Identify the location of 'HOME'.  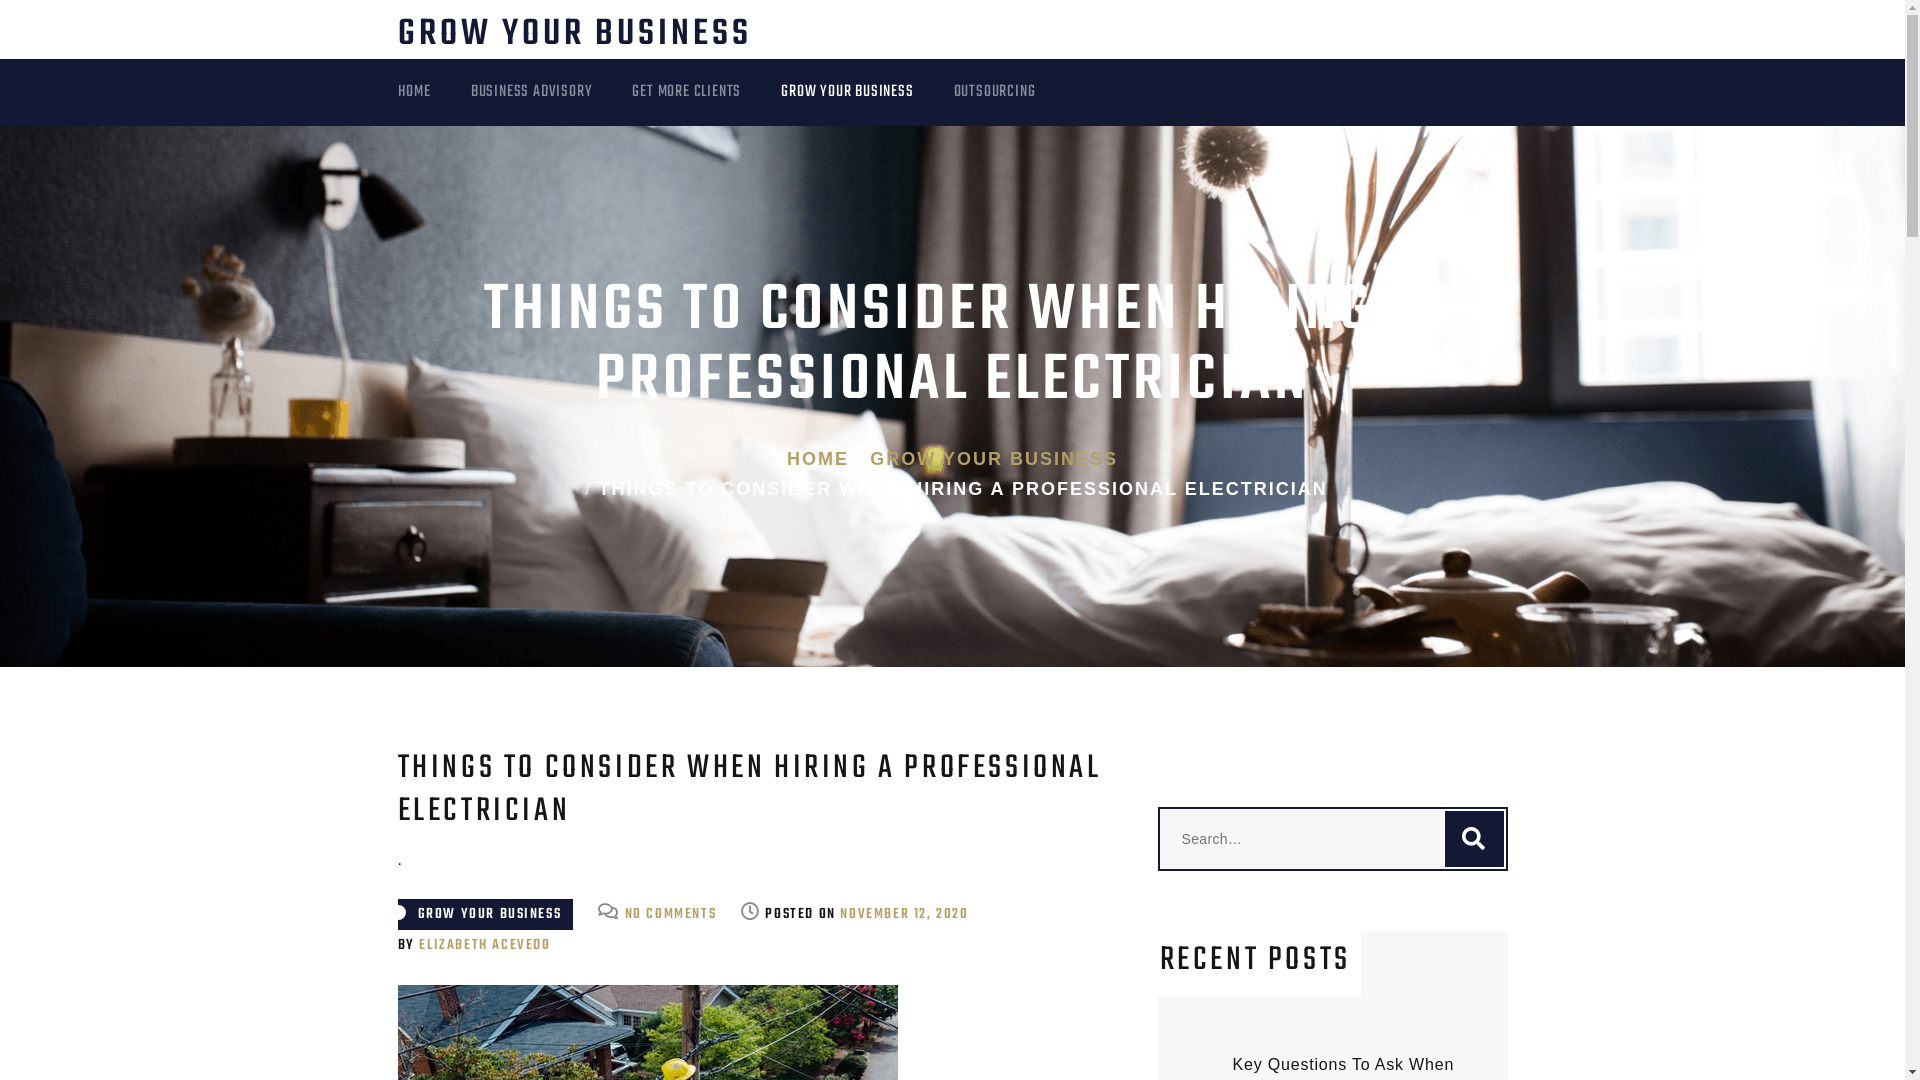
(433, 92).